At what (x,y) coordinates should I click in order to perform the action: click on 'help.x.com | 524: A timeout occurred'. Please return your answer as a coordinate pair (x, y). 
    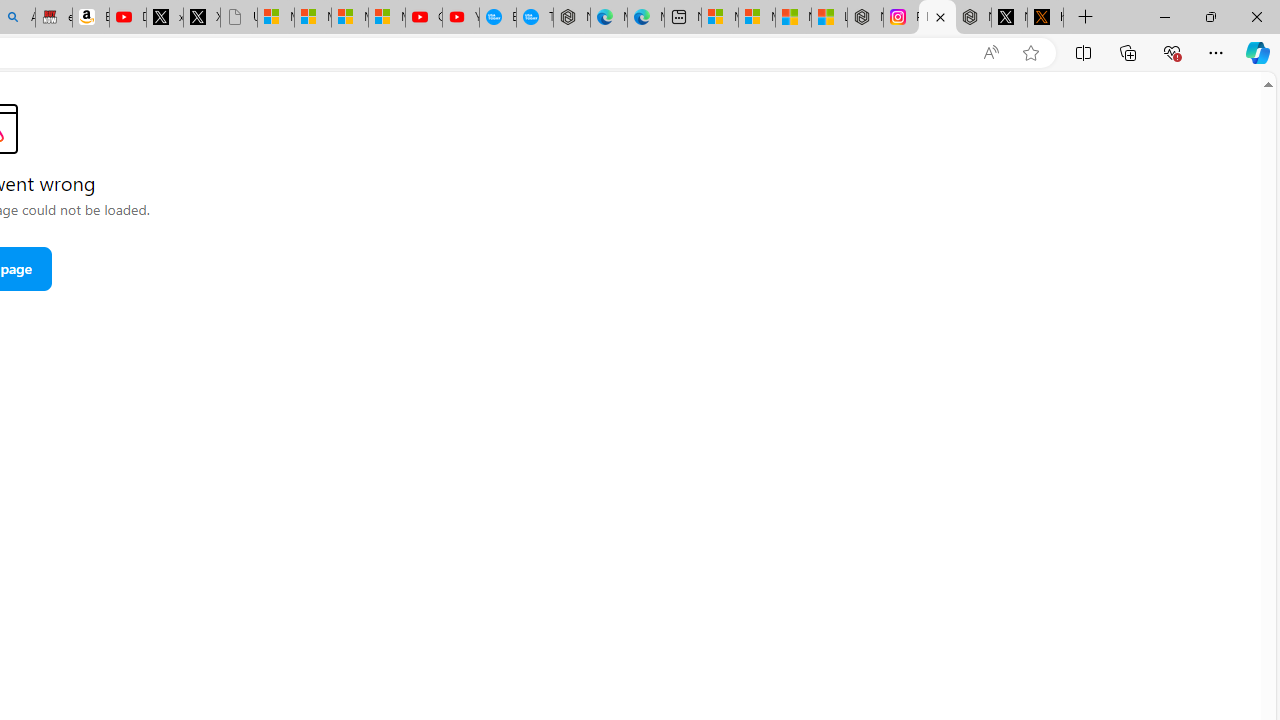
    Looking at the image, I should click on (1044, 17).